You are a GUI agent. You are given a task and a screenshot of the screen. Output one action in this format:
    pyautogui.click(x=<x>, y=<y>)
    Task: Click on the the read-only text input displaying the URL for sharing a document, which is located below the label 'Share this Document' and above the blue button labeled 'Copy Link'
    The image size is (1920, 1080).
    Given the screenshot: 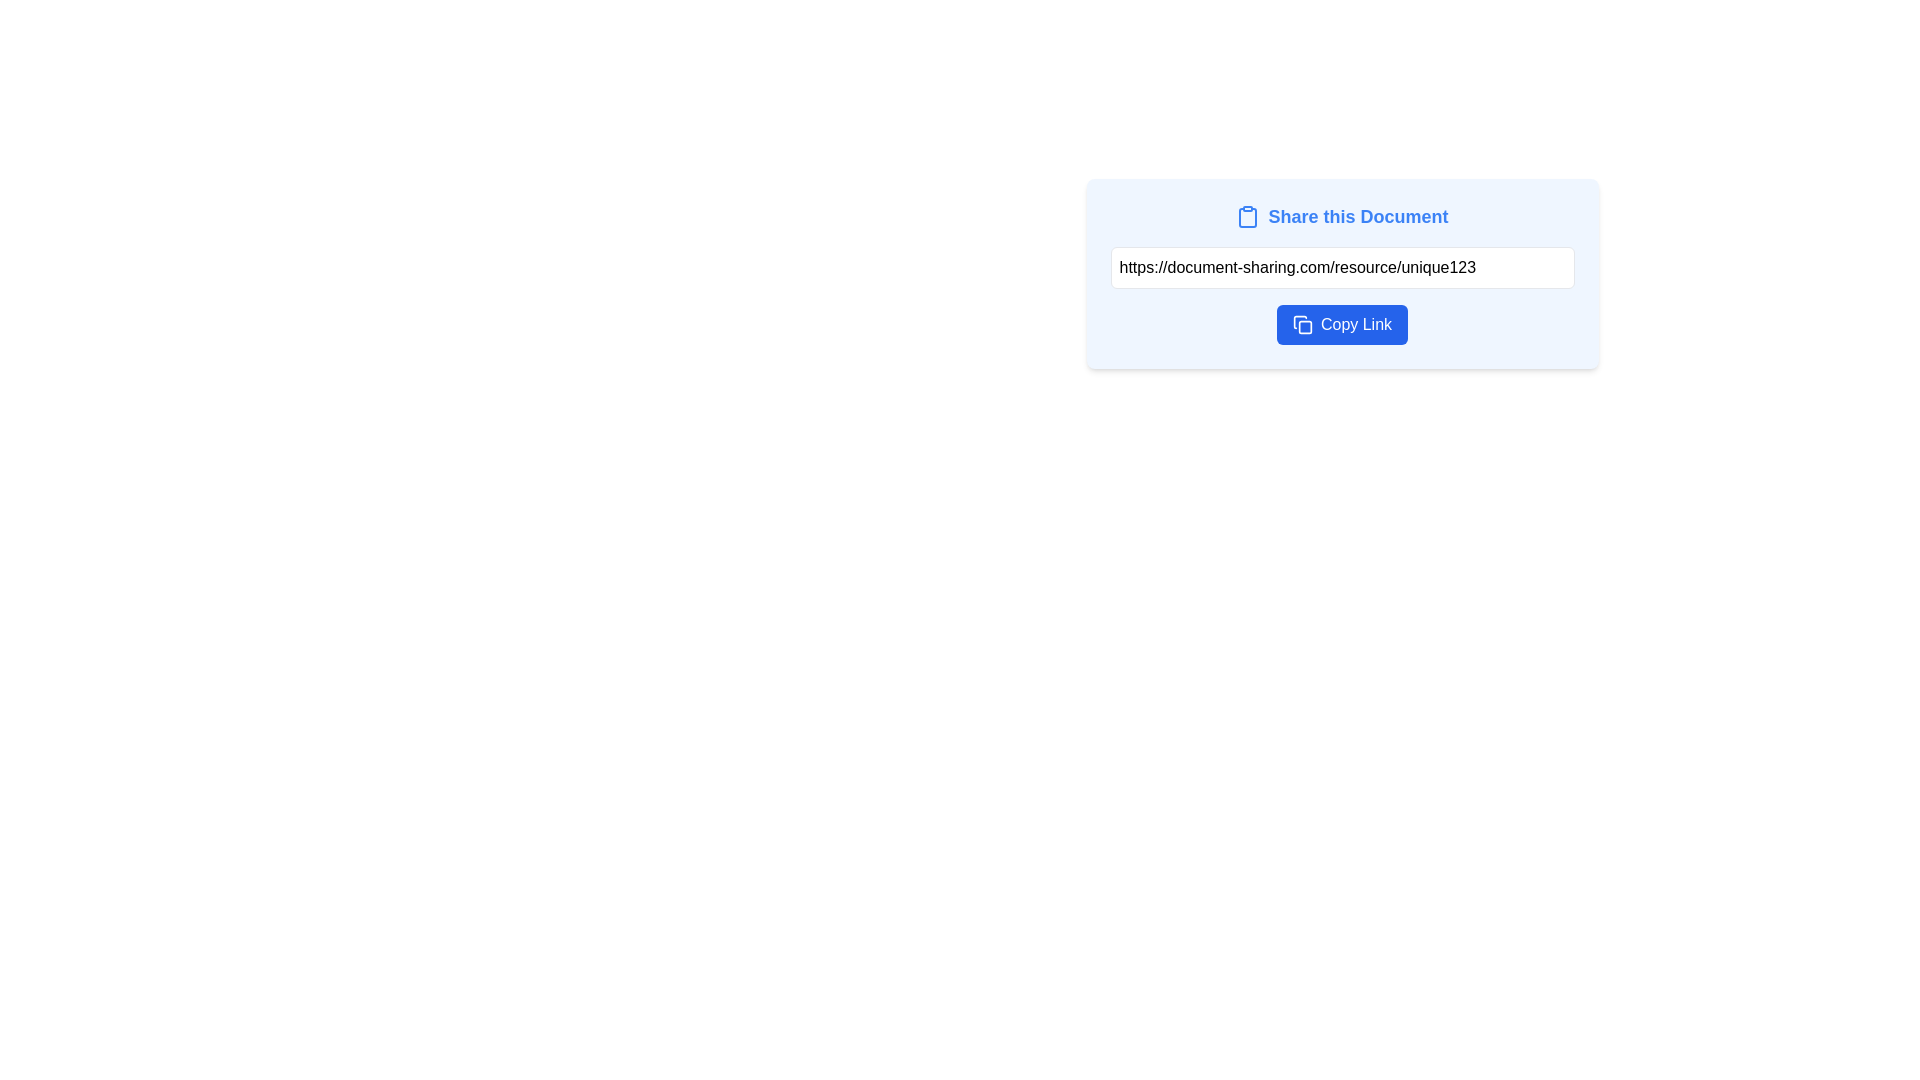 What is the action you would take?
    pyautogui.click(x=1342, y=273)
    